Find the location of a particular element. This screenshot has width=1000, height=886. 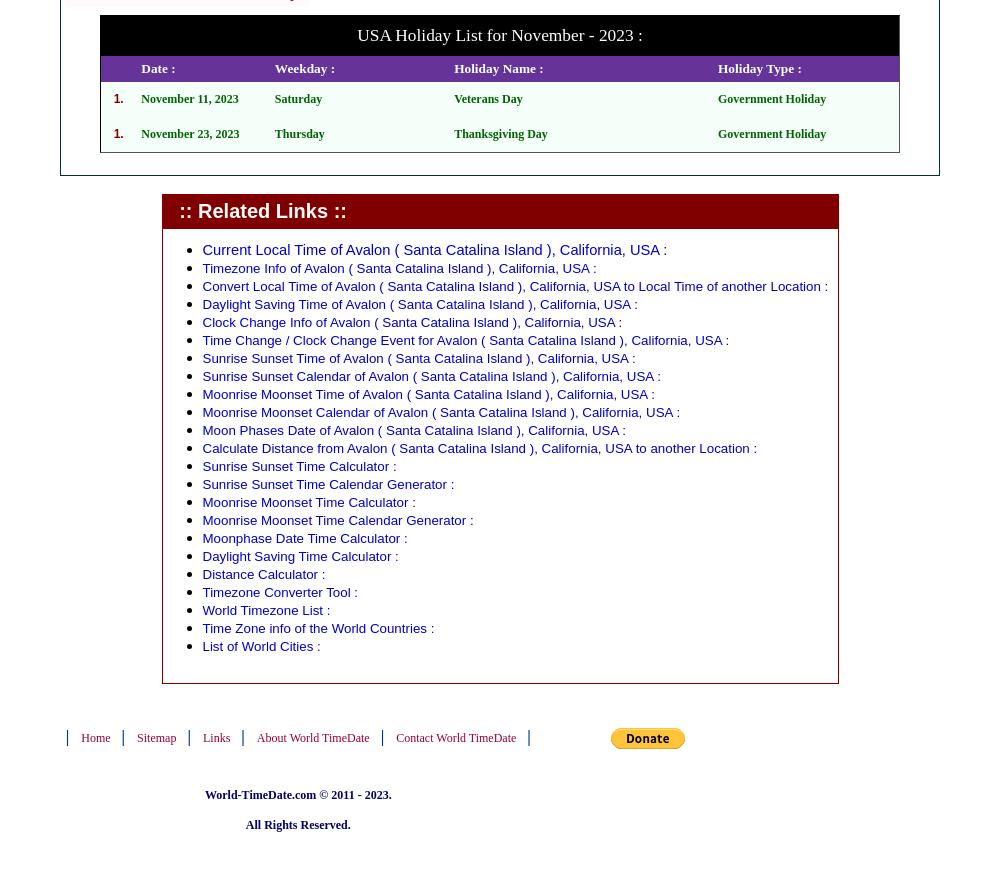

'Sunrise Sunset Time of Avalon ( Santa Catalina Island ), California, USA :' is located at coordinates (418, 358).